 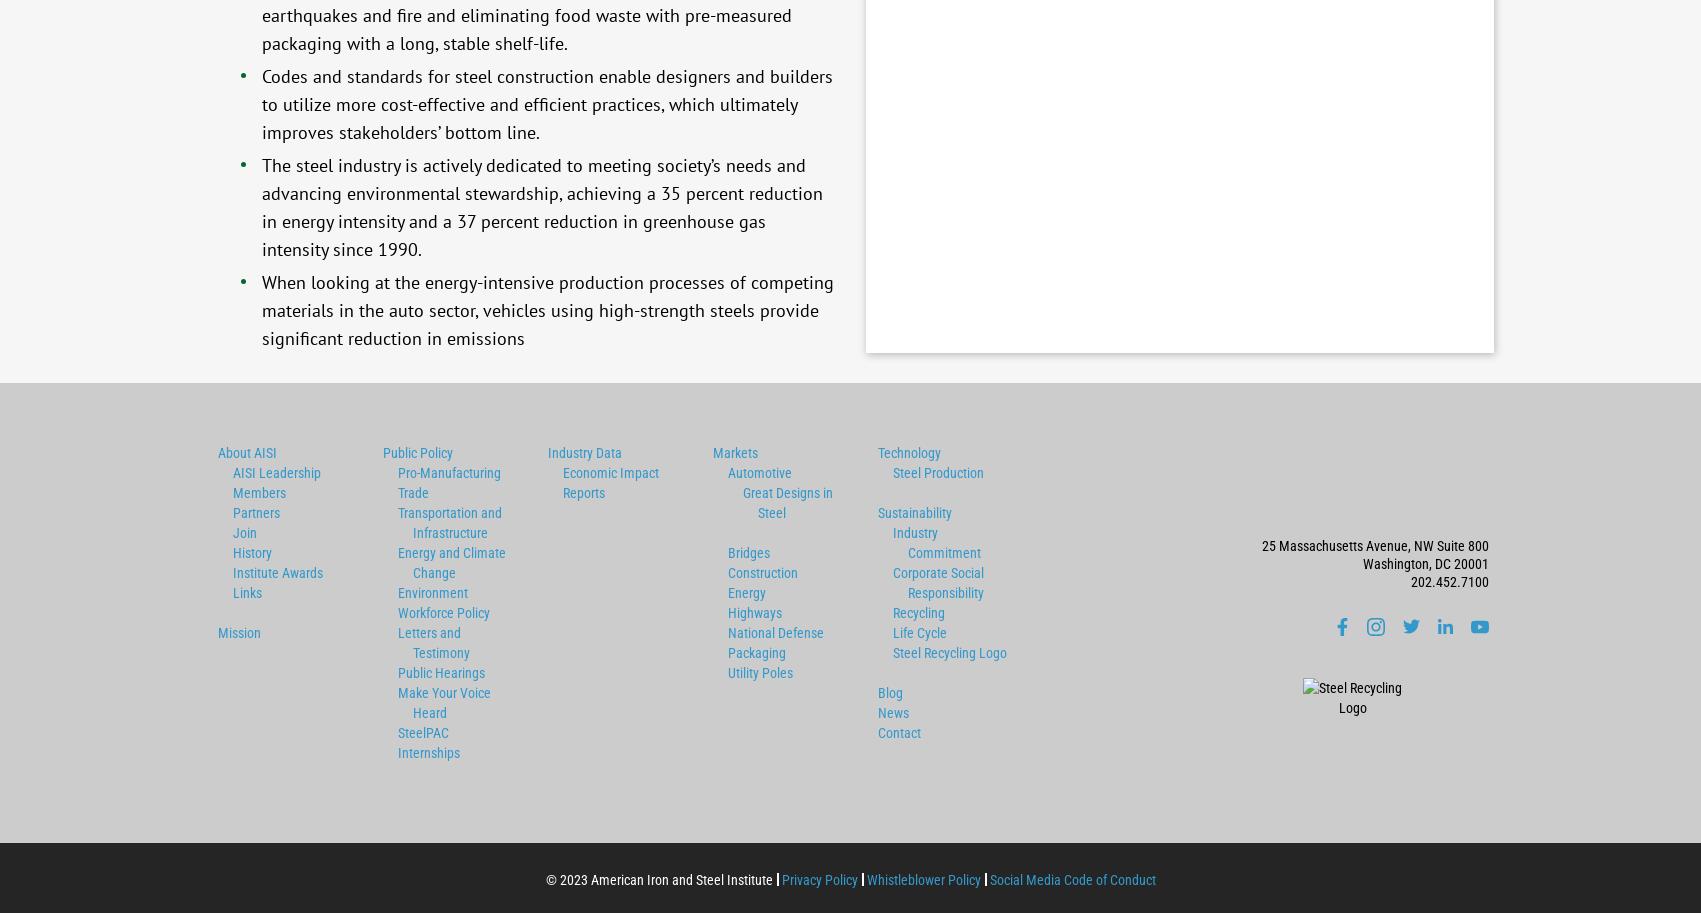 What do you see at coordinates (746, 591) in the screenshot?
I see `'Energy'` at bounding box center [746, 591].